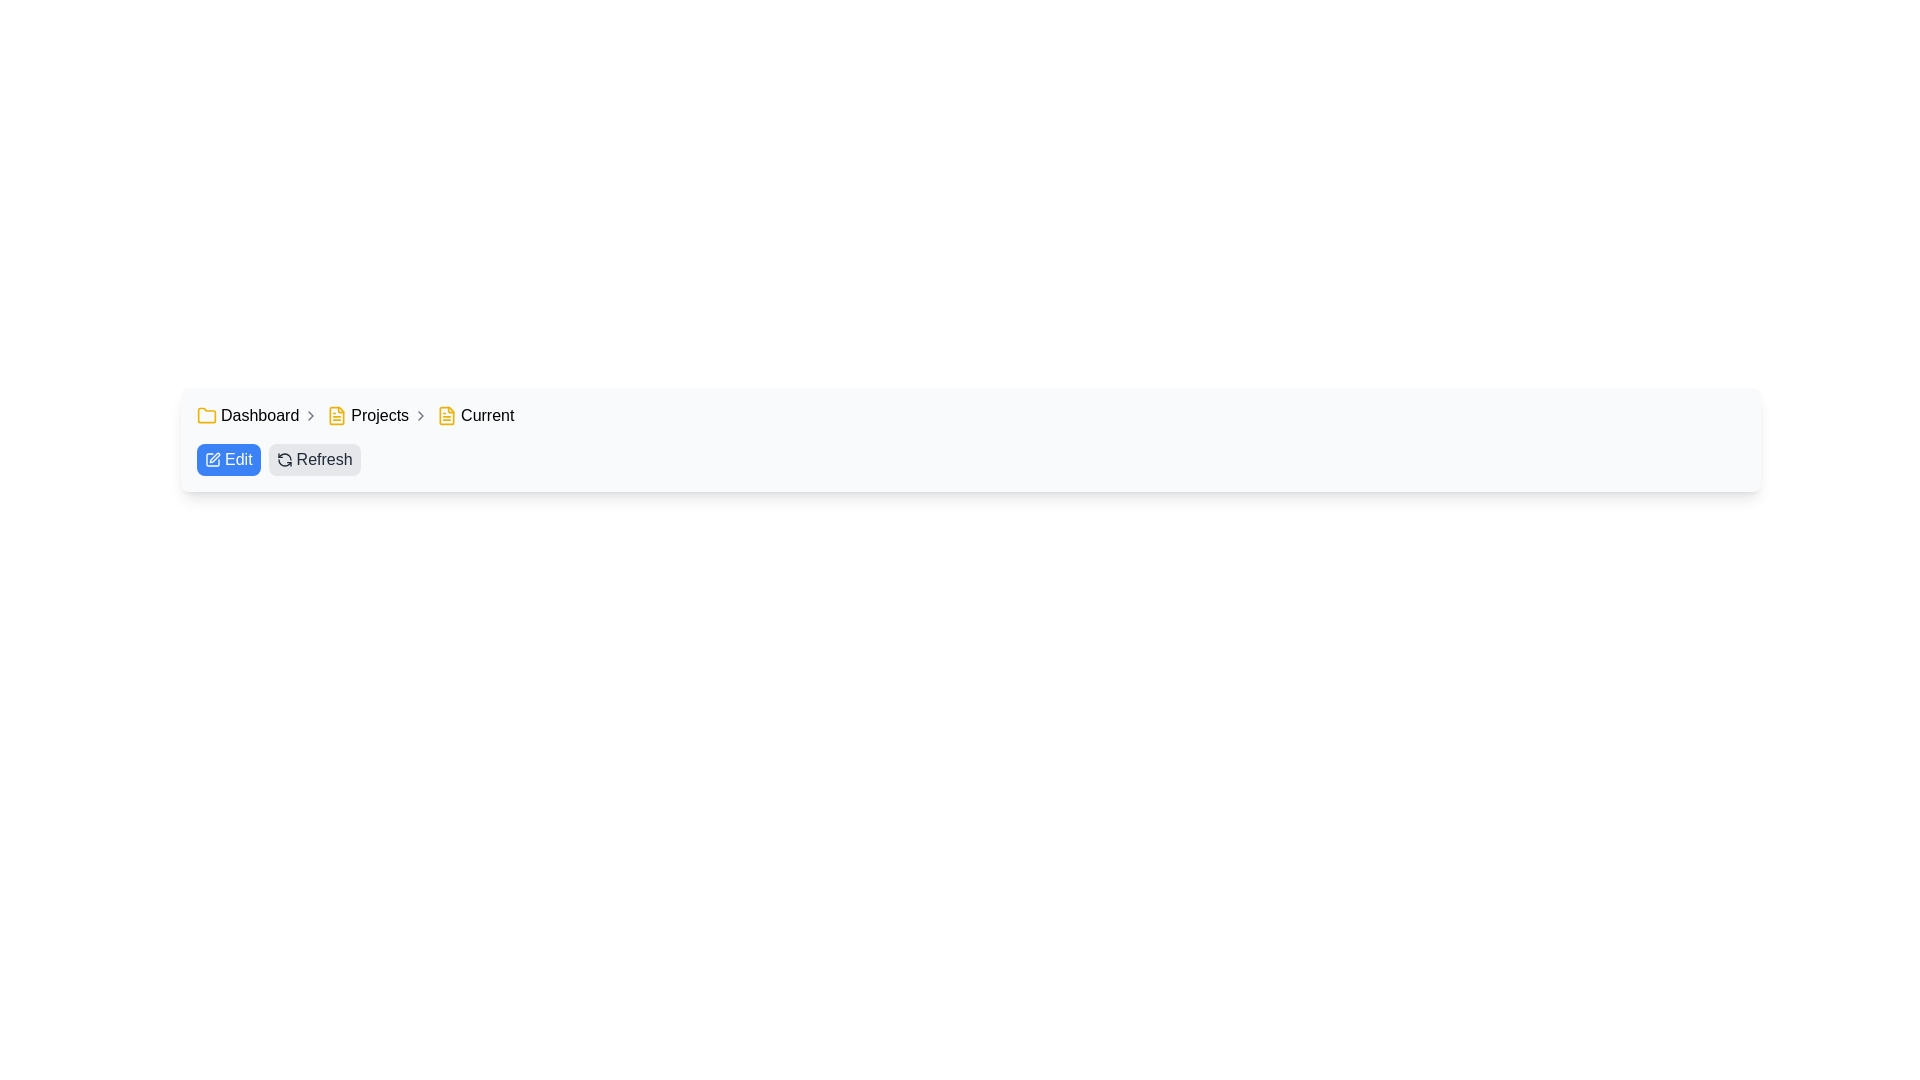 The height and width of the screenshot is (1080, 1920). Describe the element at coordinates (283, 459) in the screenshot. I see `the refresh icon located inside the 'Refresh' button in the lower section of the interface toolbar` at that location.